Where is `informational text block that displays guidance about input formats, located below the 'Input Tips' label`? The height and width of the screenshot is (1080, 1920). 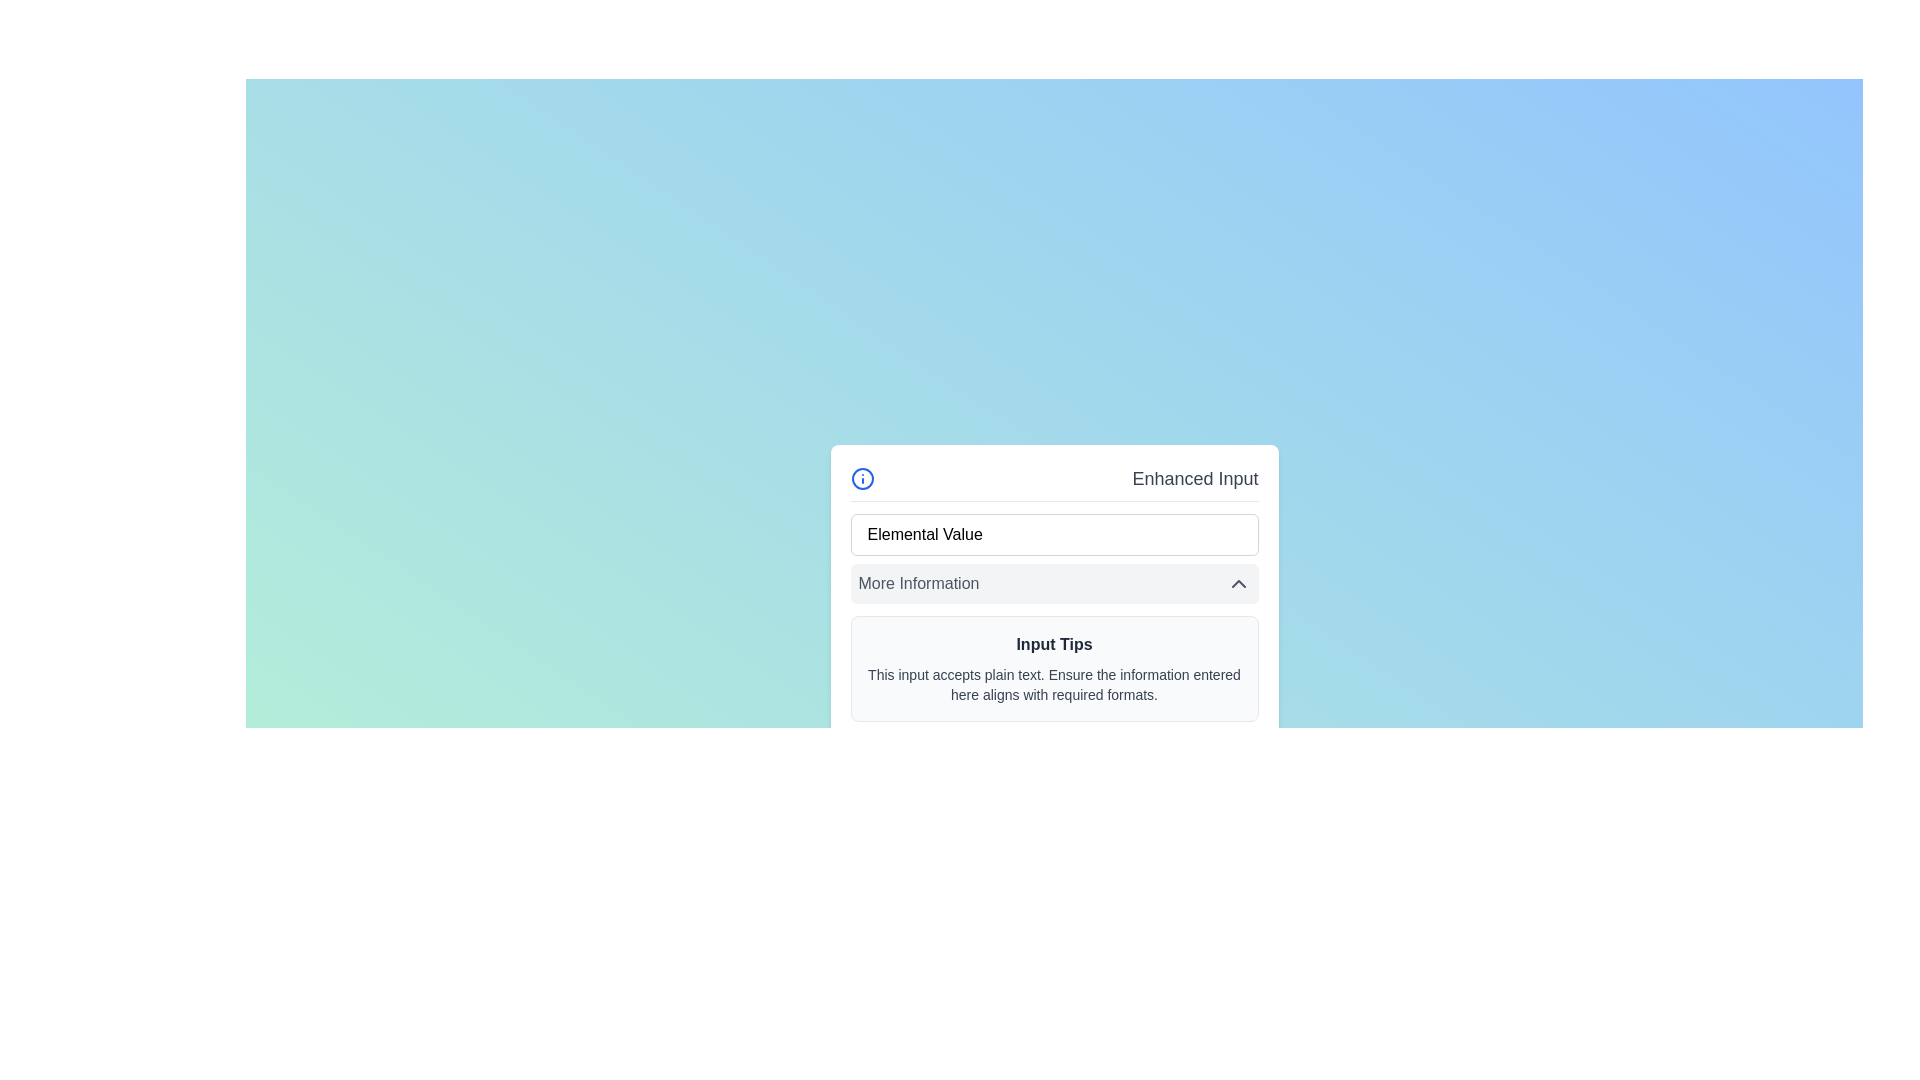
informational text block that displays guidance about input formats, located below the 'Input Tips' label is located at coordinates (1053, 683).